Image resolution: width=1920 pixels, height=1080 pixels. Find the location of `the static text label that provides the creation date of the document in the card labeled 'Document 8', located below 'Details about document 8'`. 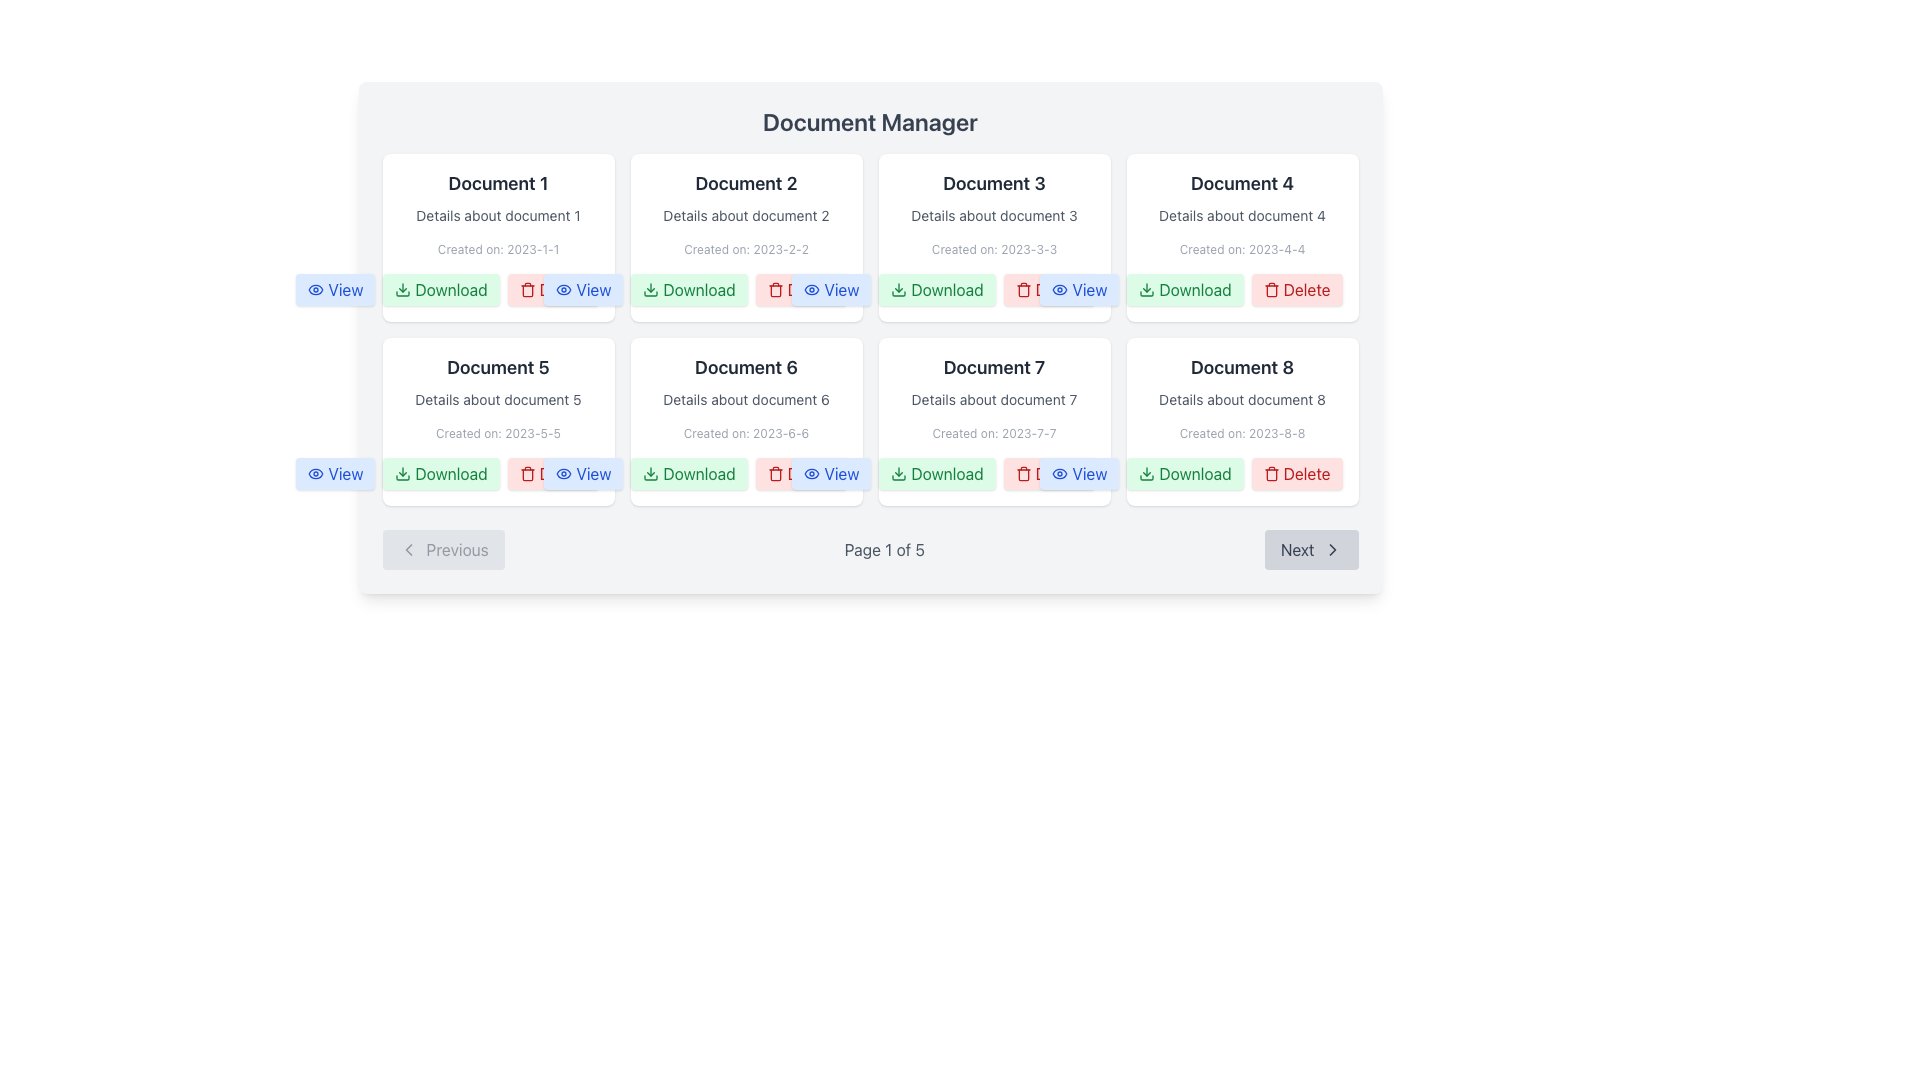

the static text label that provides the creation date of the document in the card labeled 'Document 8', located below 'Details about document 8' is located at coordinates (1241, 433).